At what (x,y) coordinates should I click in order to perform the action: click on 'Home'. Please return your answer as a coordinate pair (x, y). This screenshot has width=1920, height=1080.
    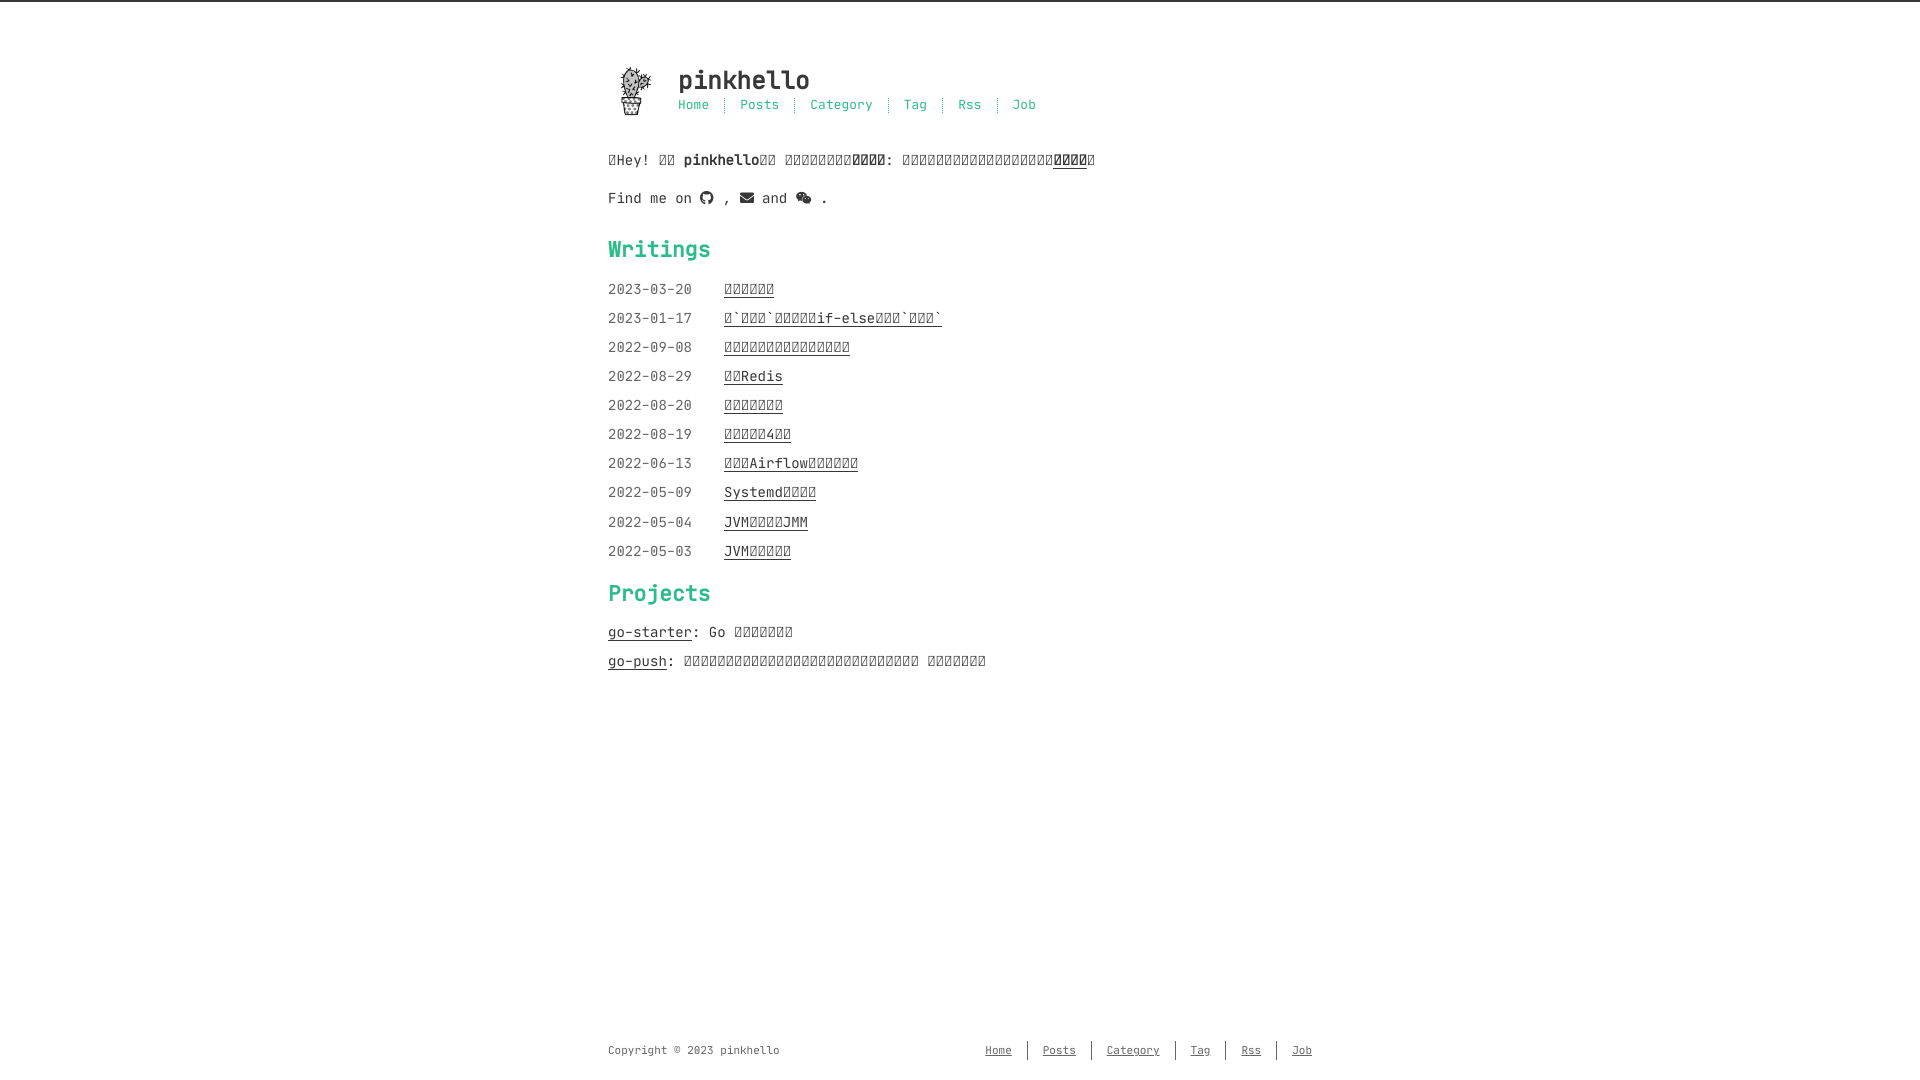
    Looking at the image, I should click on (693, 105).